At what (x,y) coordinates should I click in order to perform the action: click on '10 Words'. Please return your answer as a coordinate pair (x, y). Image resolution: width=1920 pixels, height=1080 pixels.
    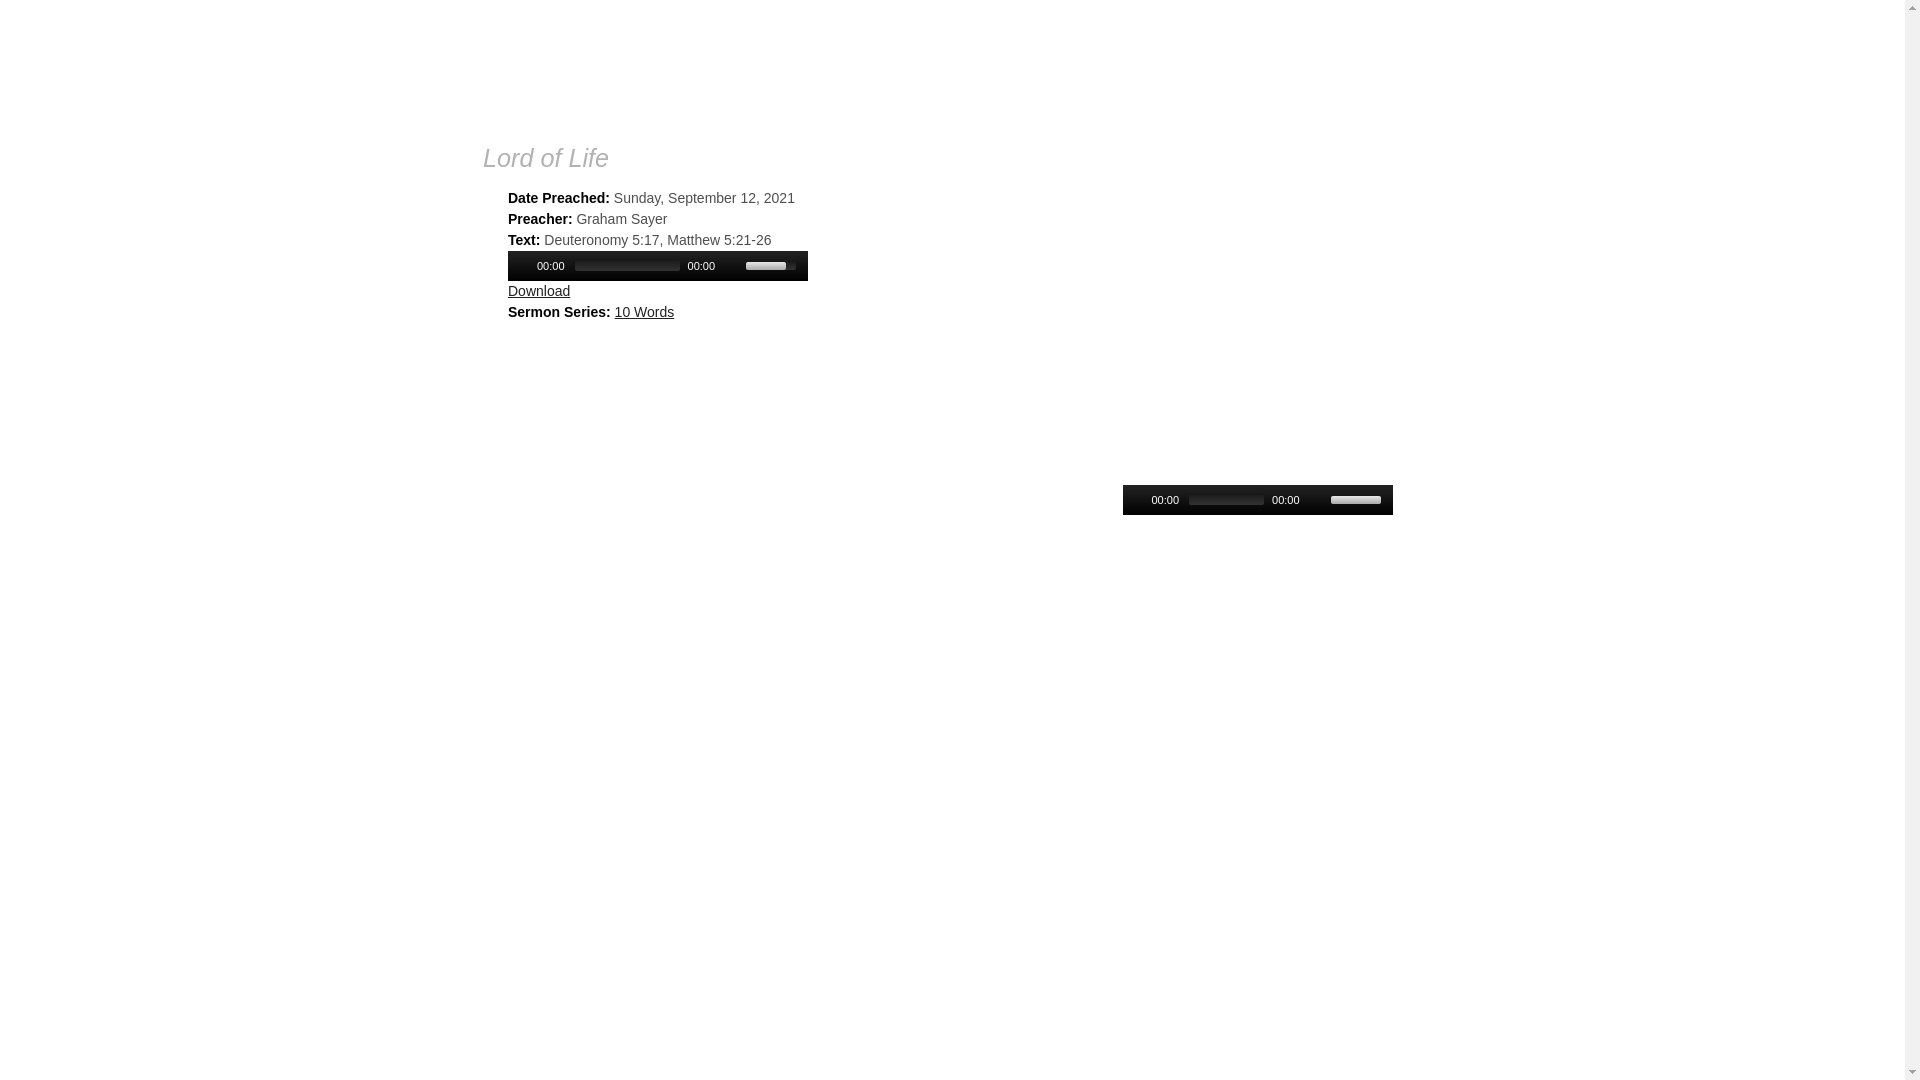
    Looking at the image, I should click on (644, 312).